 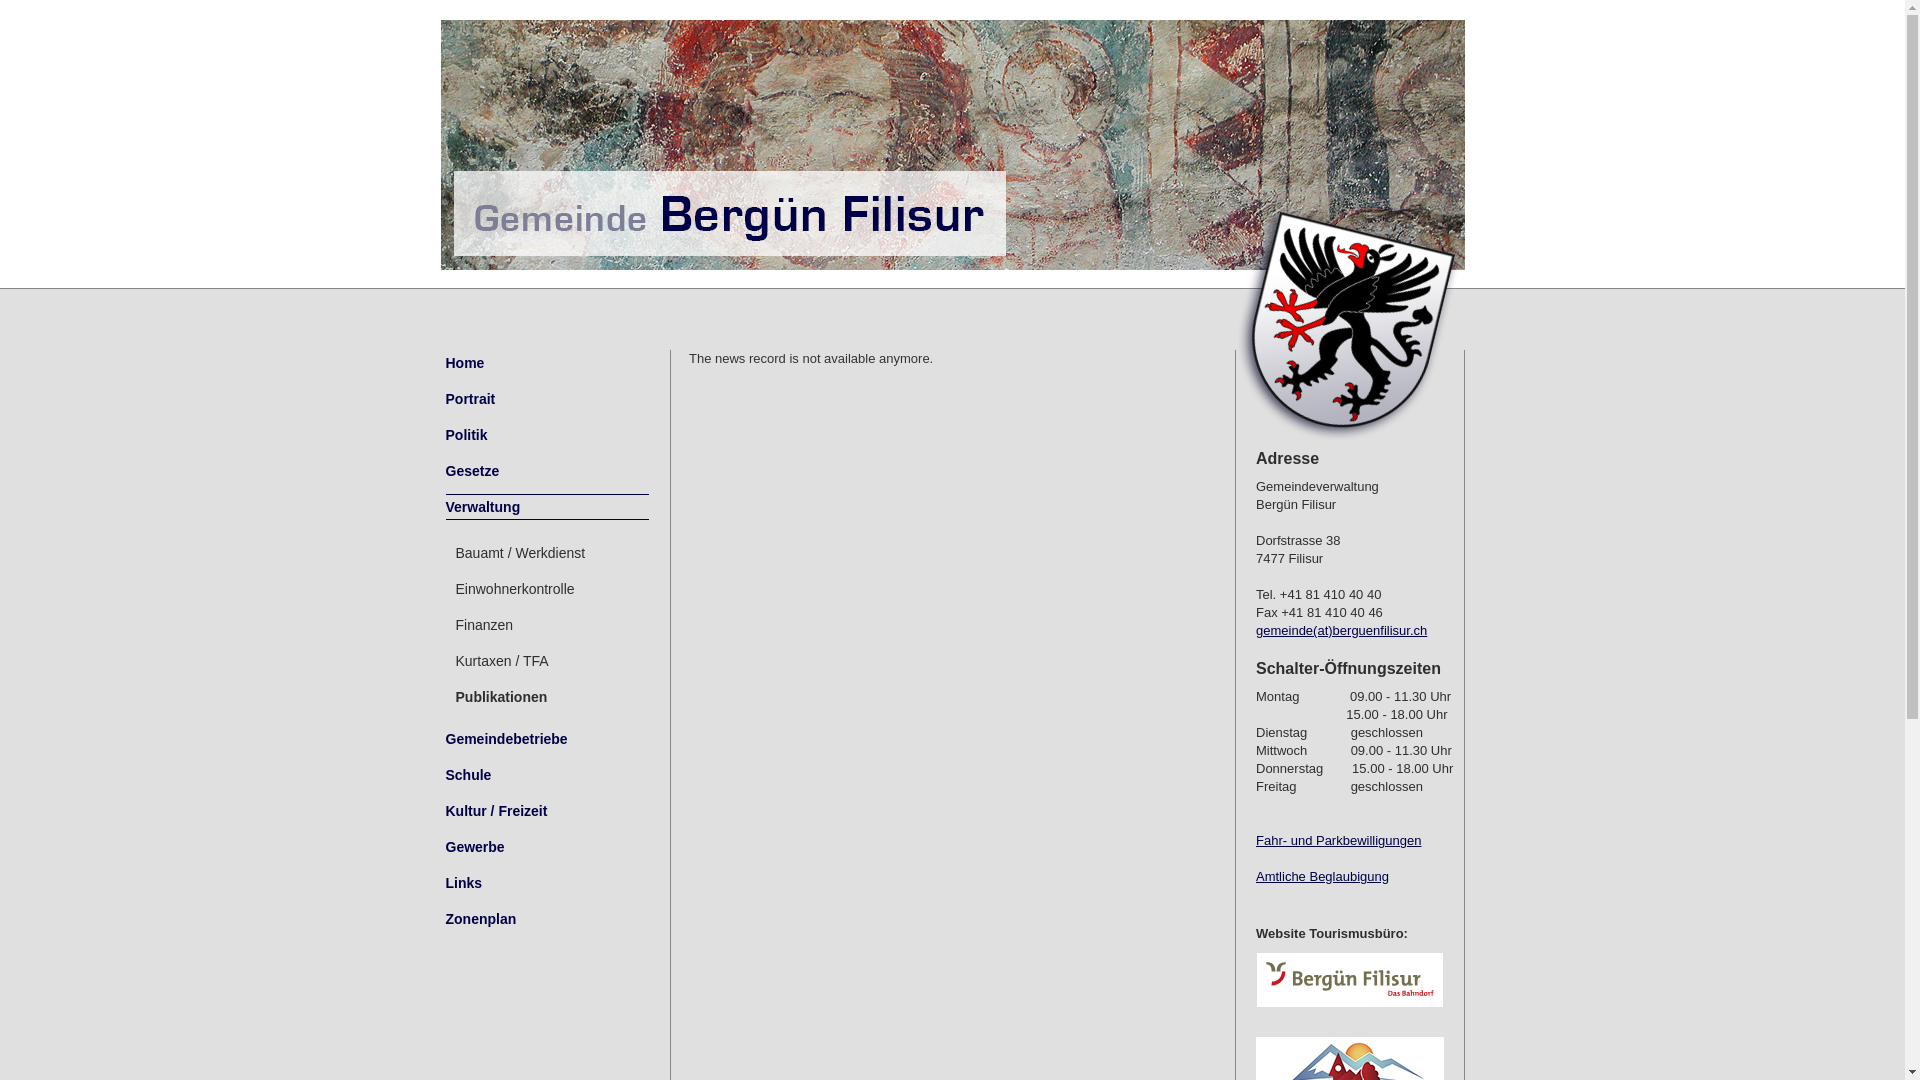 What do you see at coordinates (445, 774) in the screenshot?
I see `'Schule'` at bounding box center [445, 774].